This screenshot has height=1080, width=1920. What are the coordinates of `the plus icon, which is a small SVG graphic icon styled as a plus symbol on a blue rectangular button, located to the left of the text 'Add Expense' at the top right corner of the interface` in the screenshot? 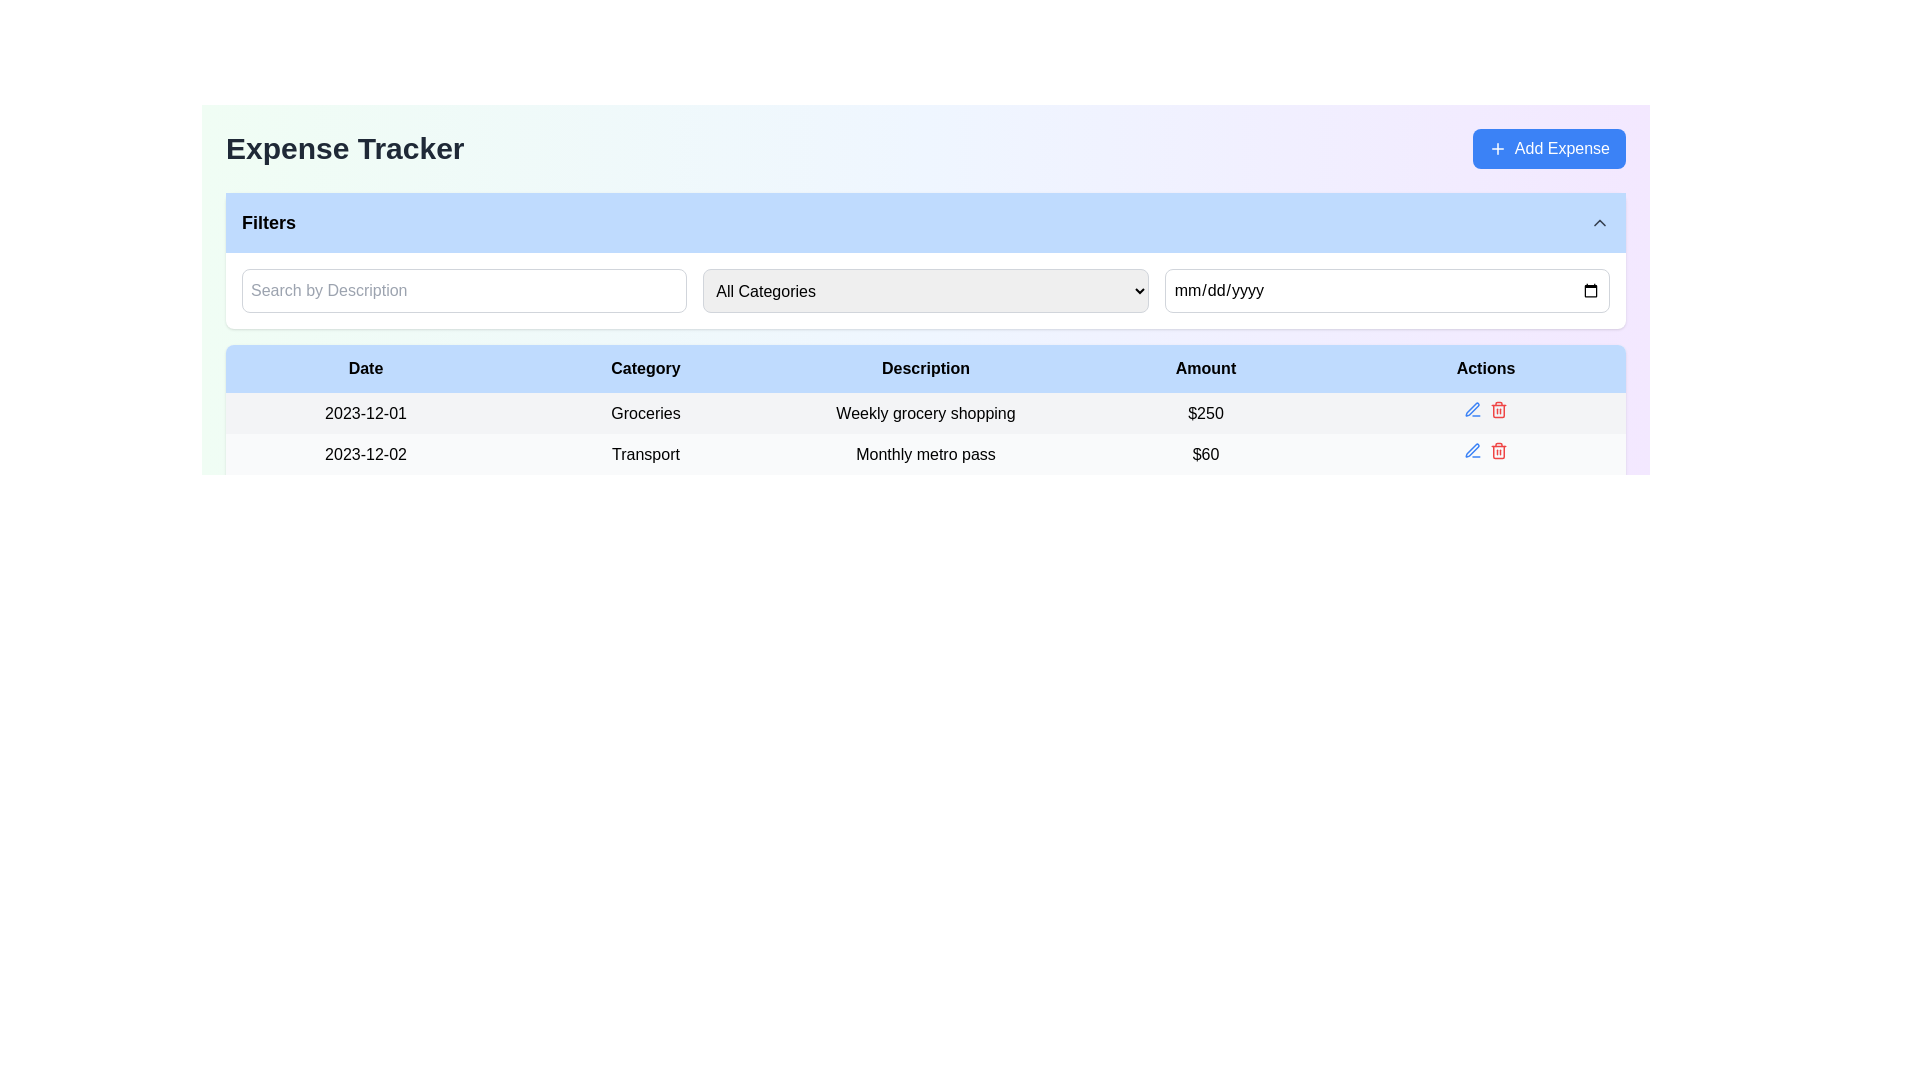 It's located at (1497, 148).